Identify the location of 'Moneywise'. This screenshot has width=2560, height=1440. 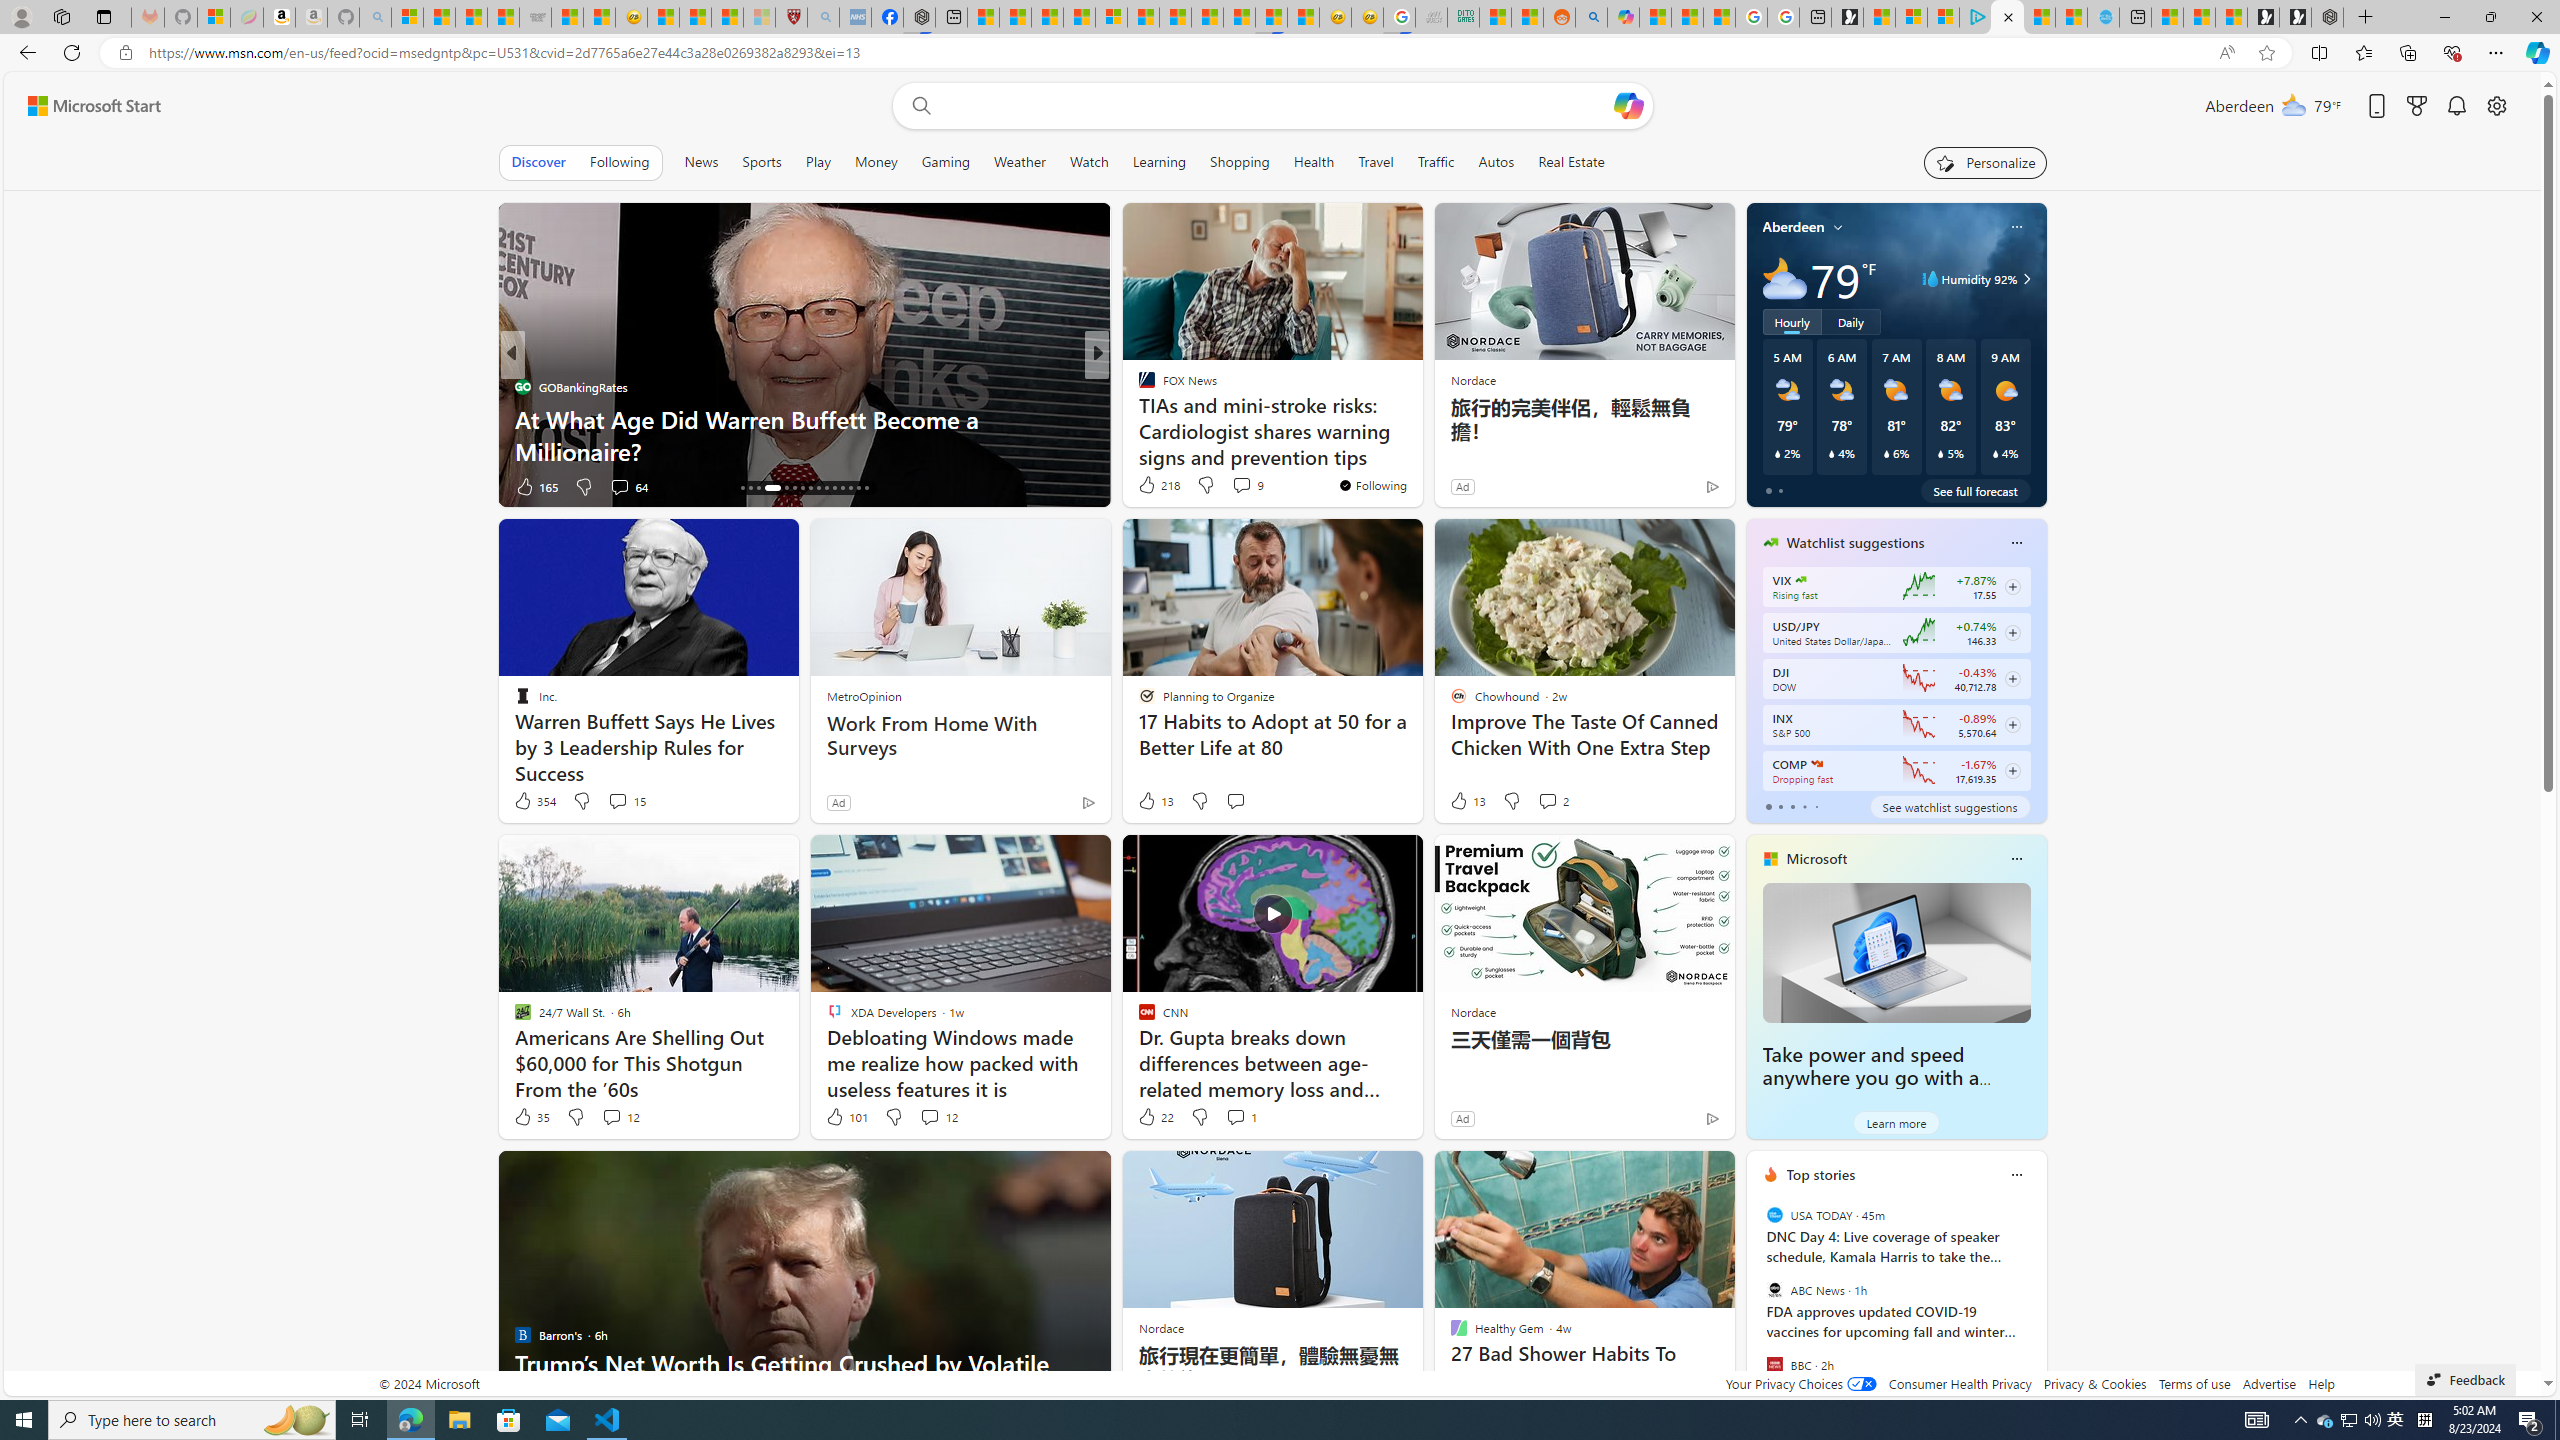
(1137, 386).